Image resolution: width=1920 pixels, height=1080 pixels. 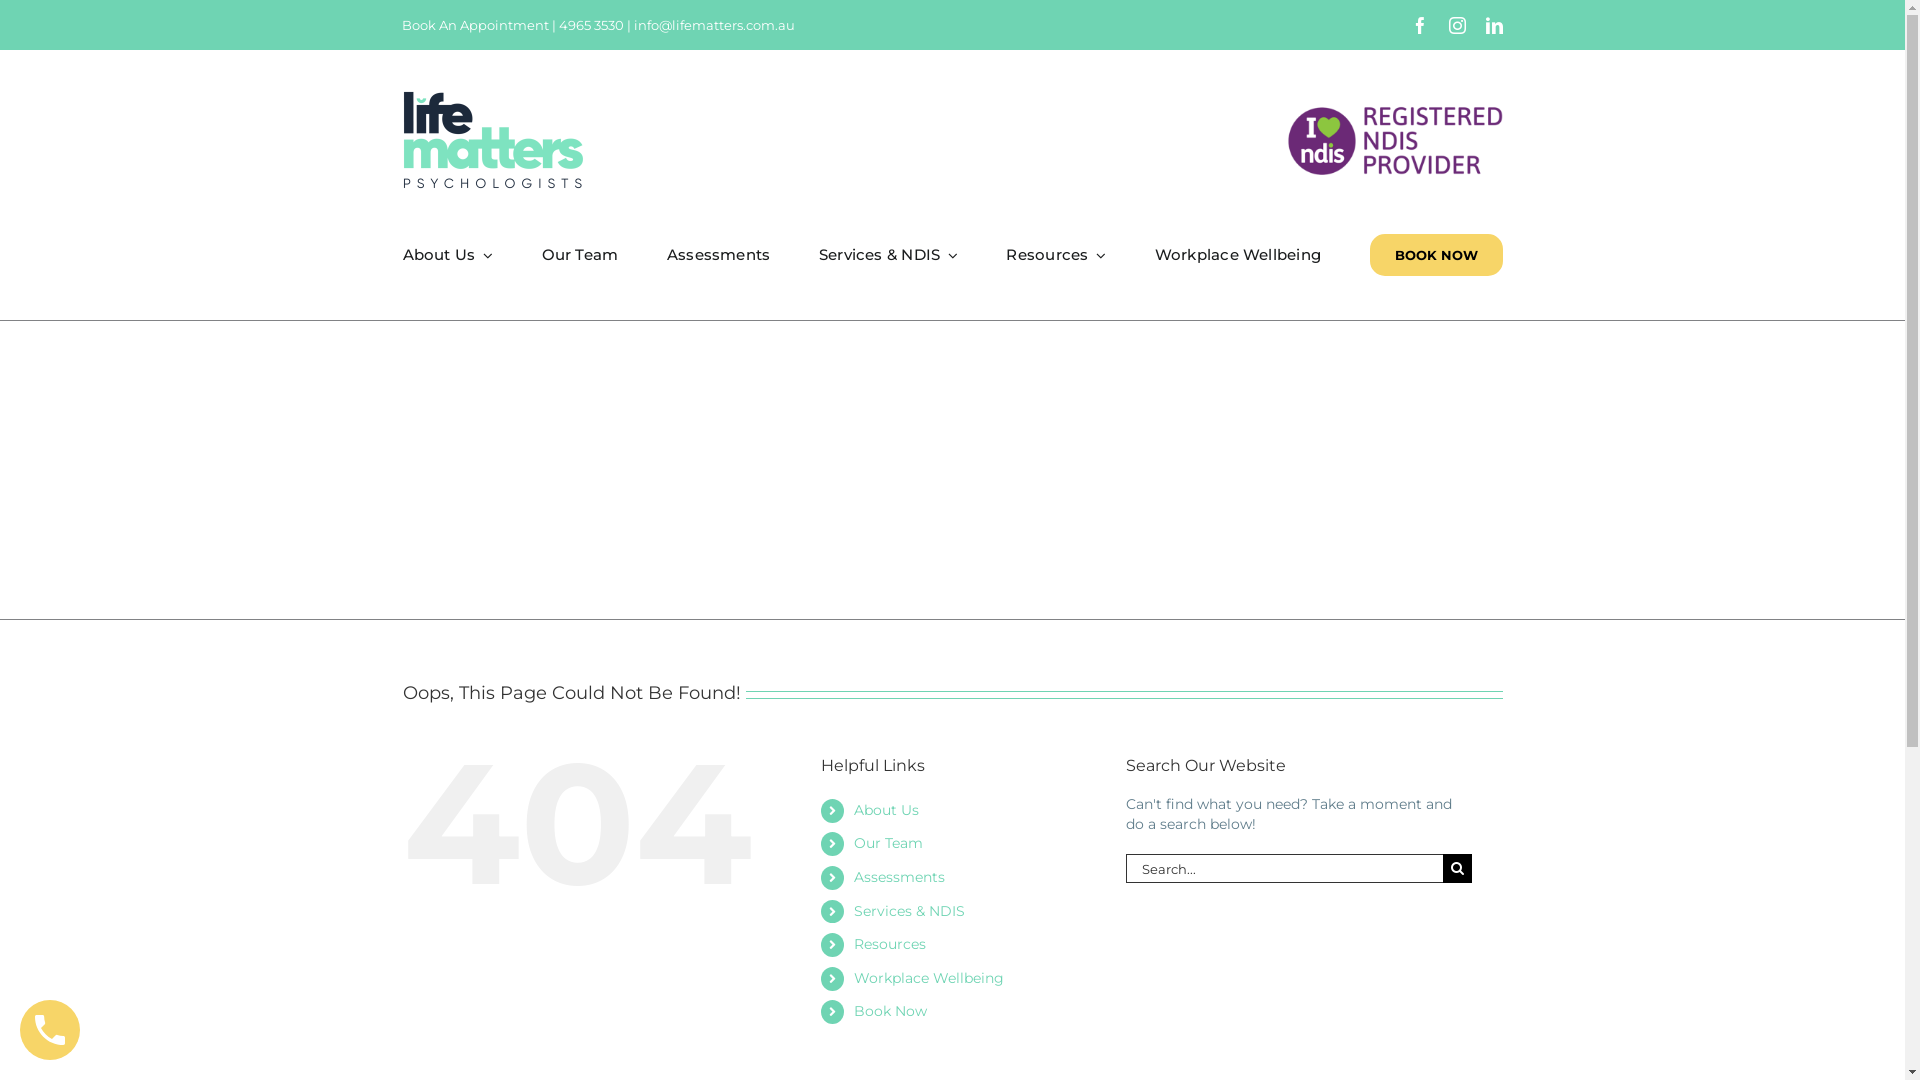 I want to click on 'BOOK NOW', so click(x=1435, y=253).